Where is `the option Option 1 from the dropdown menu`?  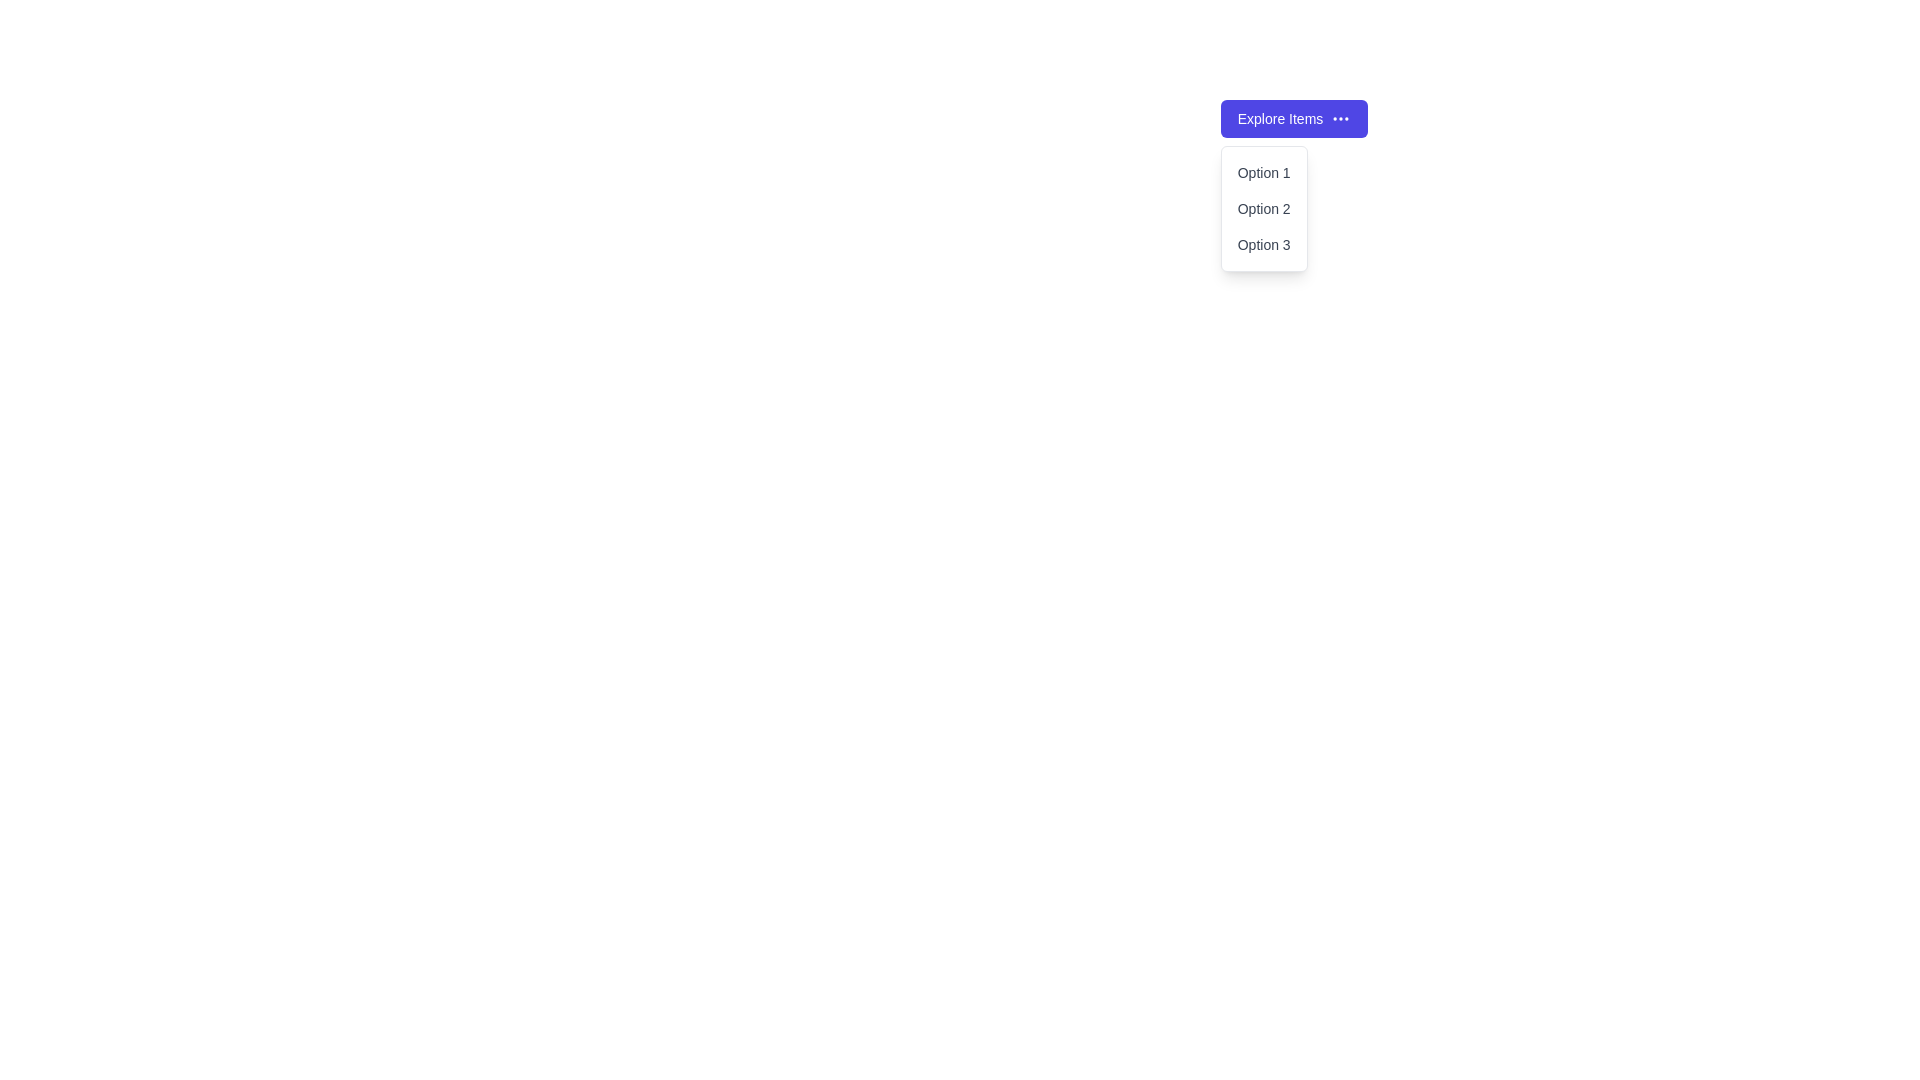 the option Option 1 from the dropdown menu is located at coordinates (1263, 172).